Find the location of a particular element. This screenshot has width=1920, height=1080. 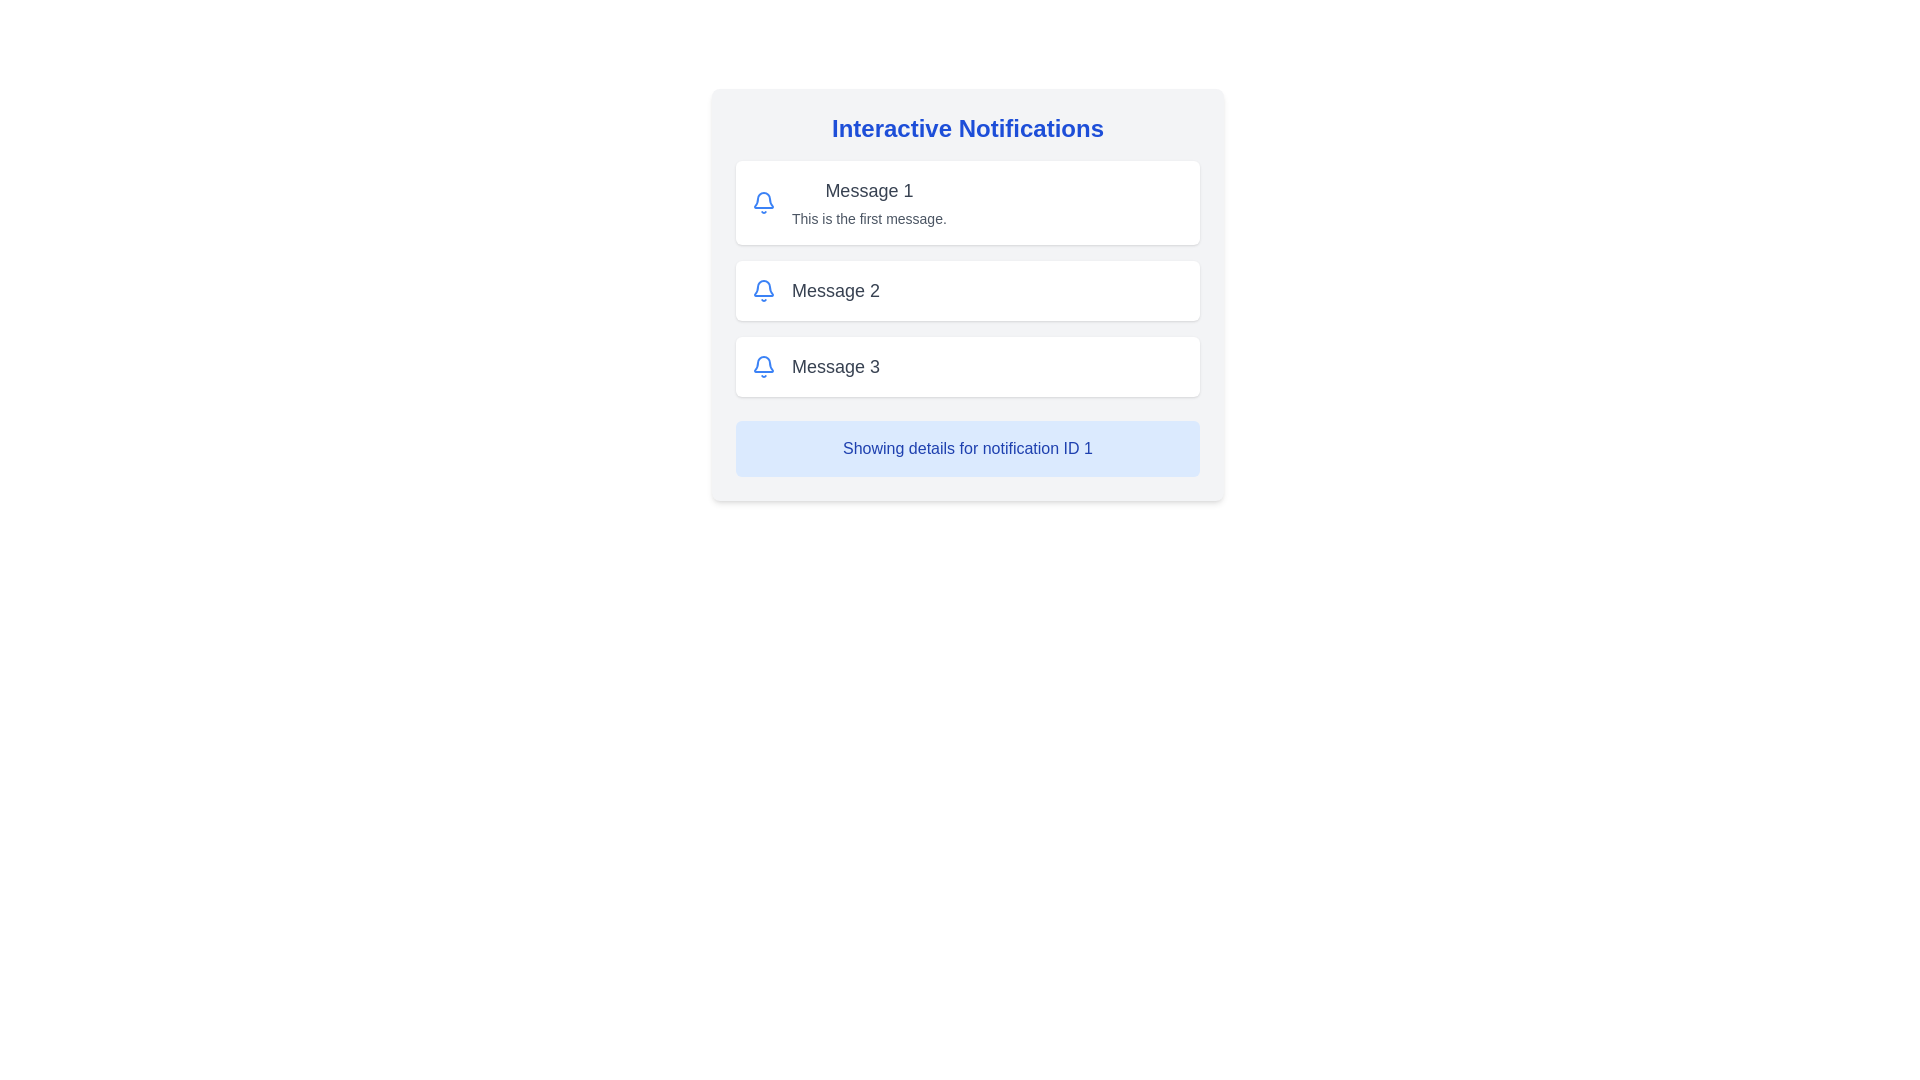

the text element that displays additional information about the notification 'Message 1', located in the first notification block below 'Message 1' within the 'Interactive Notifications' card is located at coordinates (869, 219).